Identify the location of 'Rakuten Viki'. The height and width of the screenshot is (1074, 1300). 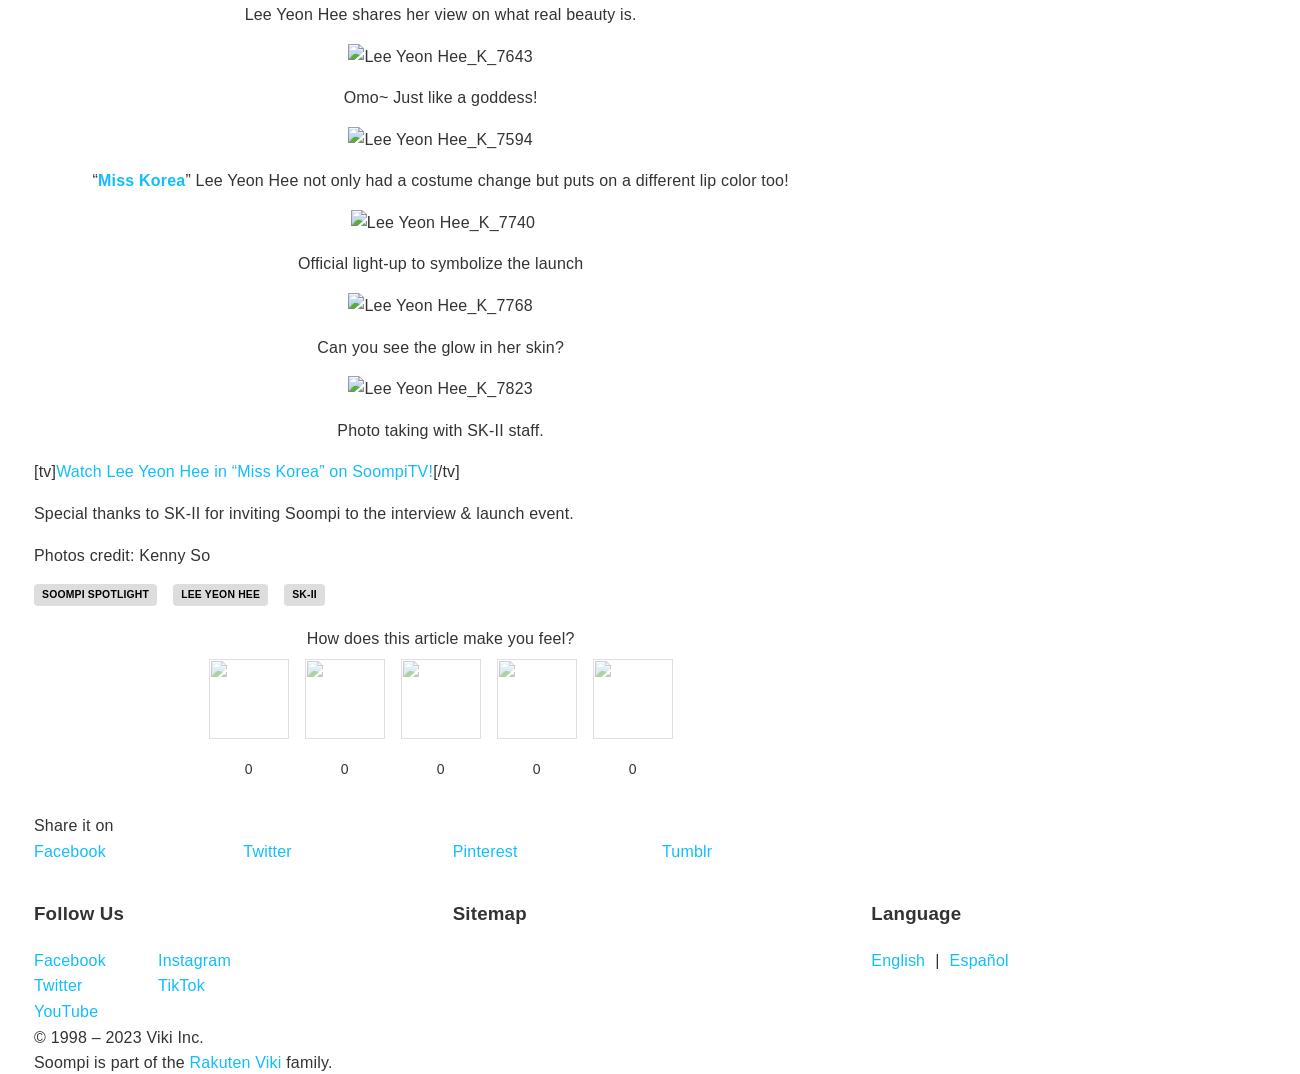
(234, 1062).